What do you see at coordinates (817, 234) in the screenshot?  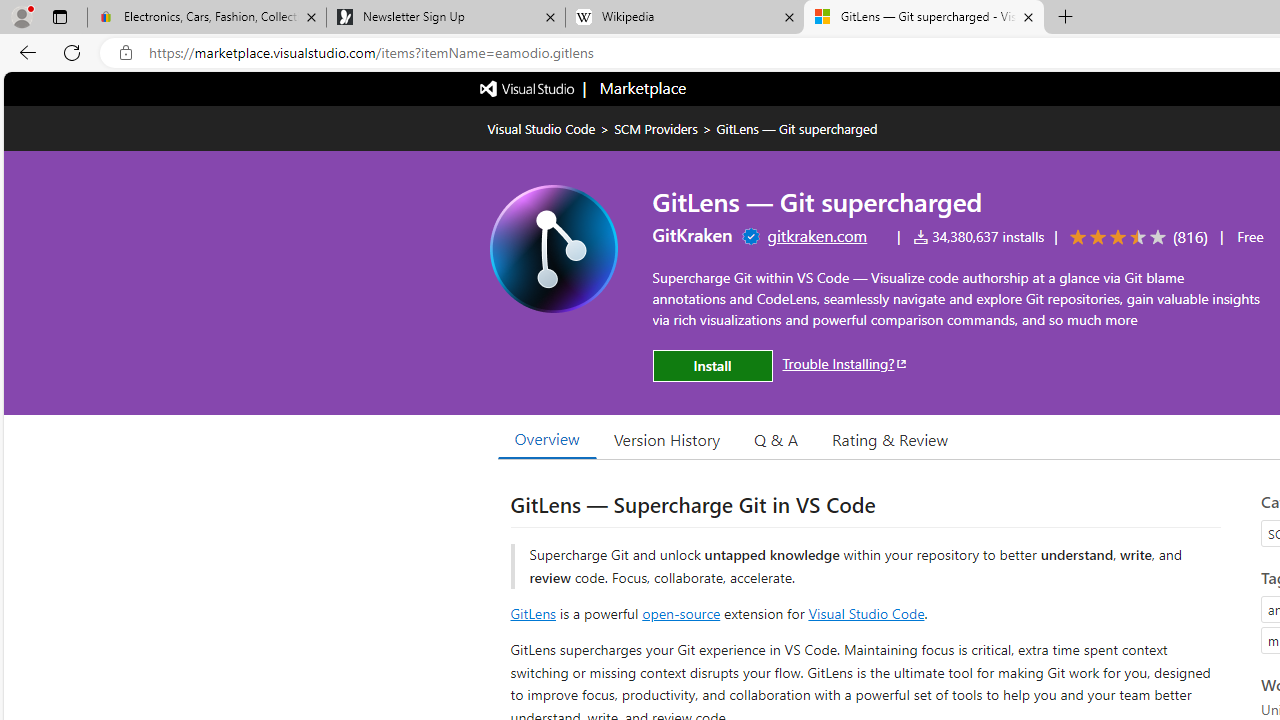 I see `'gitkraken.com'` at bounding box center [817, 234].